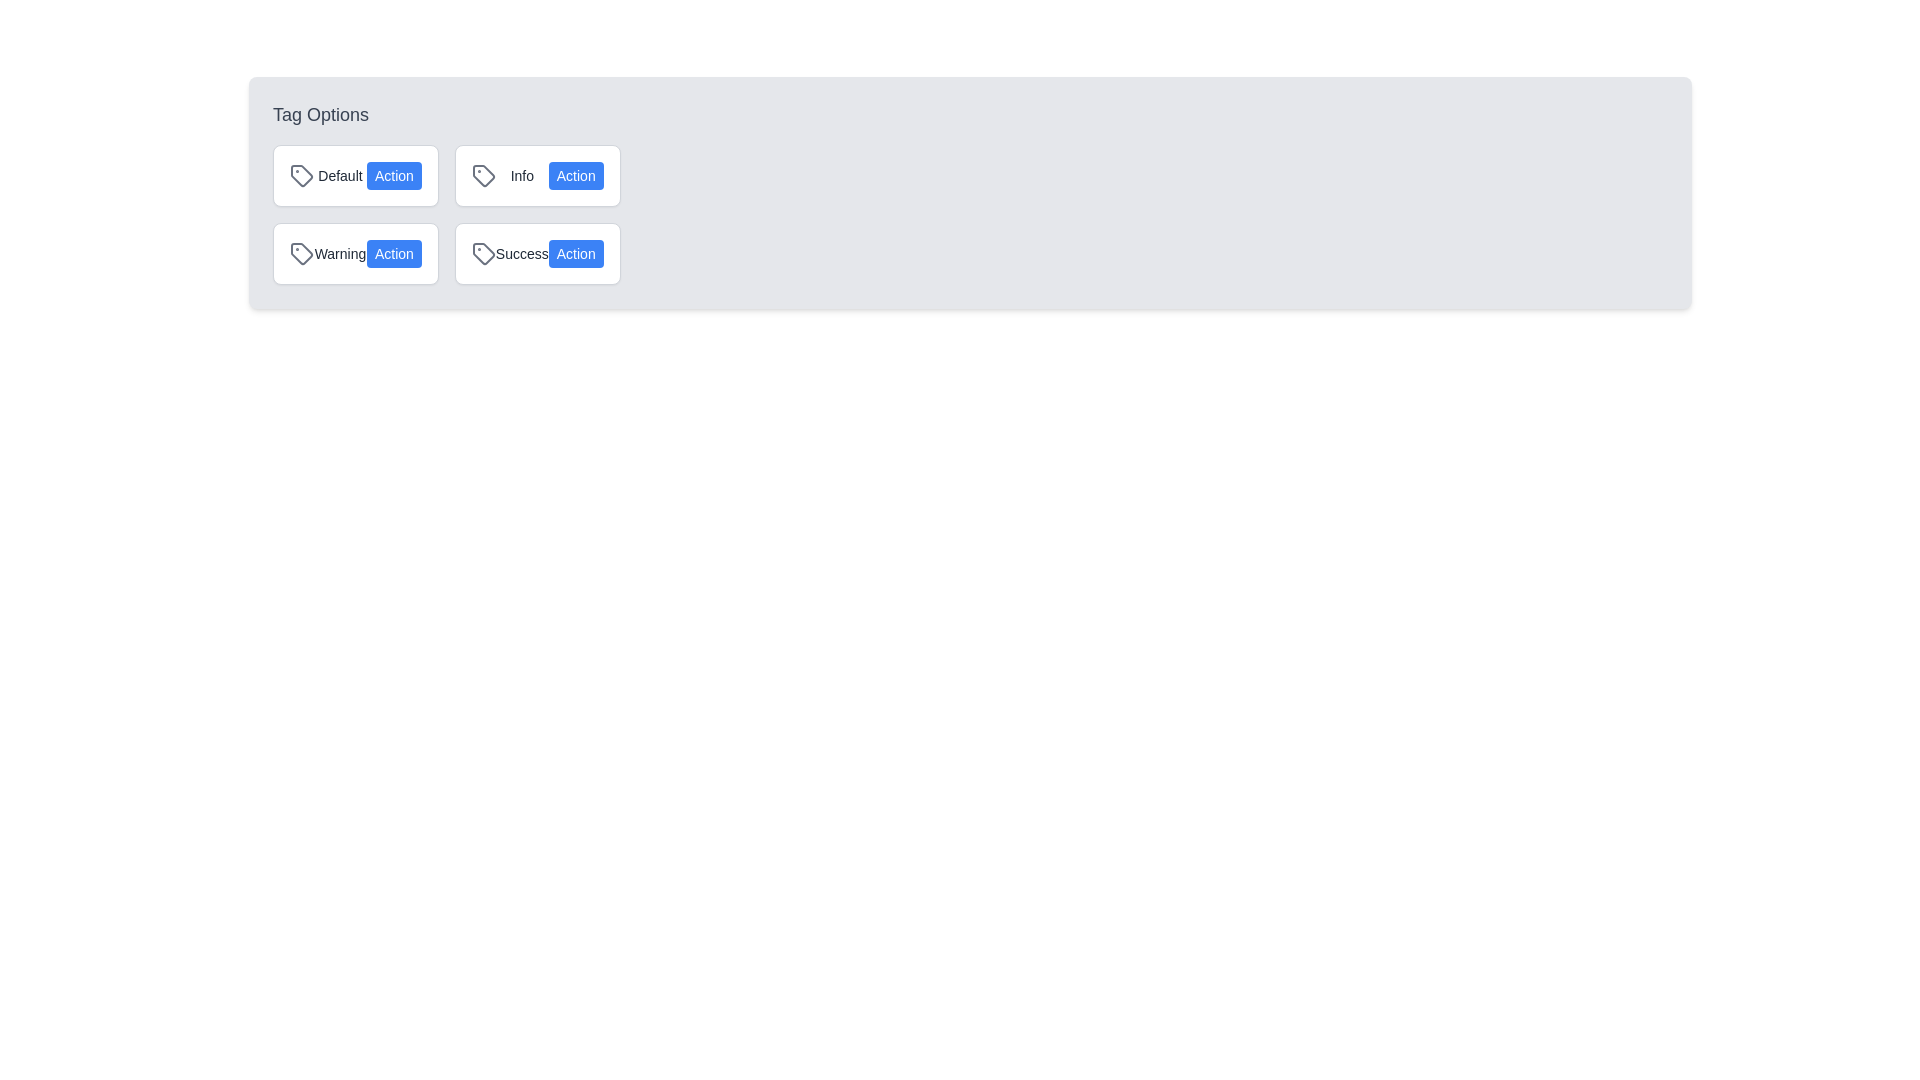 Image resolution: width=1920 pixels, height=1080 pixels. What do you see at coordinates (522, 175) in the screenshot?
I see `the 'Info' label, which is a small gray text label positioned between a tag icon and a blue 'Action' button in the 'Tag Options' section` at bounding box center [522, 175].